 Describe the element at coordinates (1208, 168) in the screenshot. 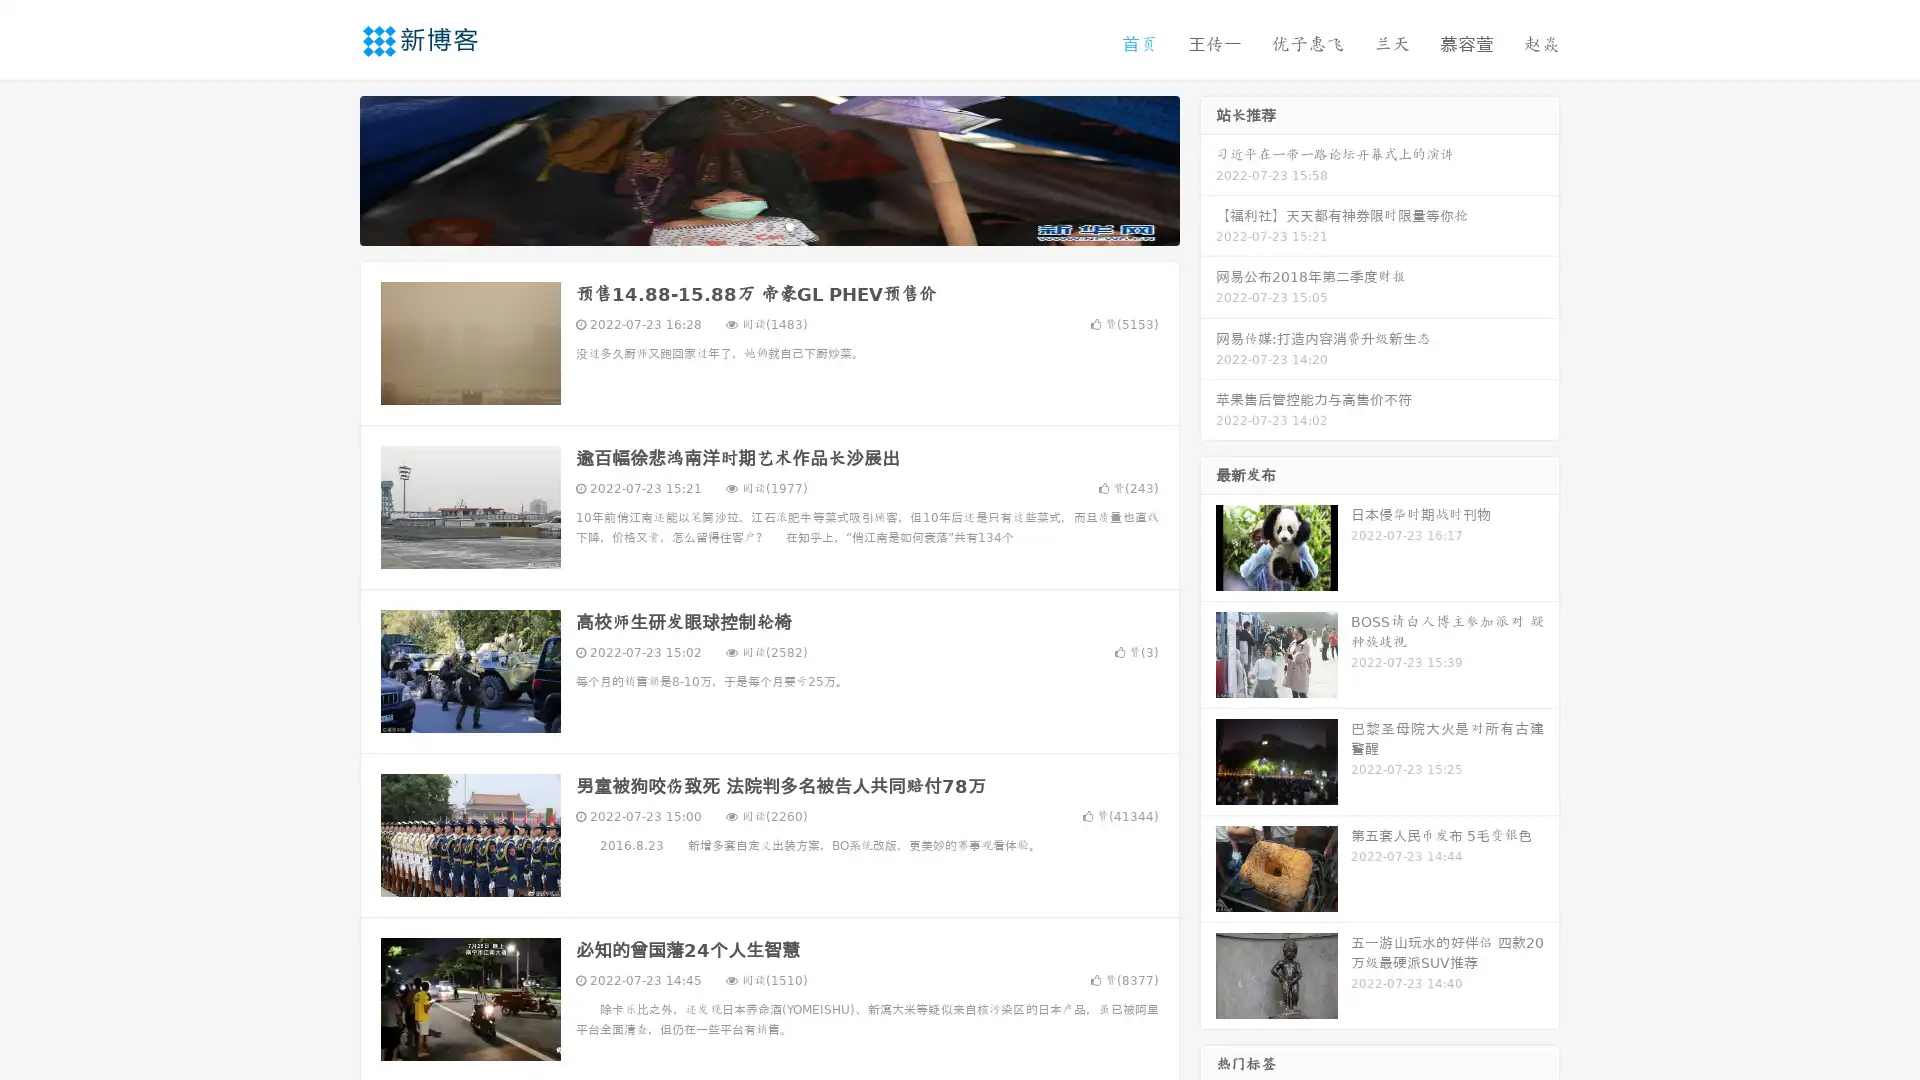

I see `Next slide` at that location.